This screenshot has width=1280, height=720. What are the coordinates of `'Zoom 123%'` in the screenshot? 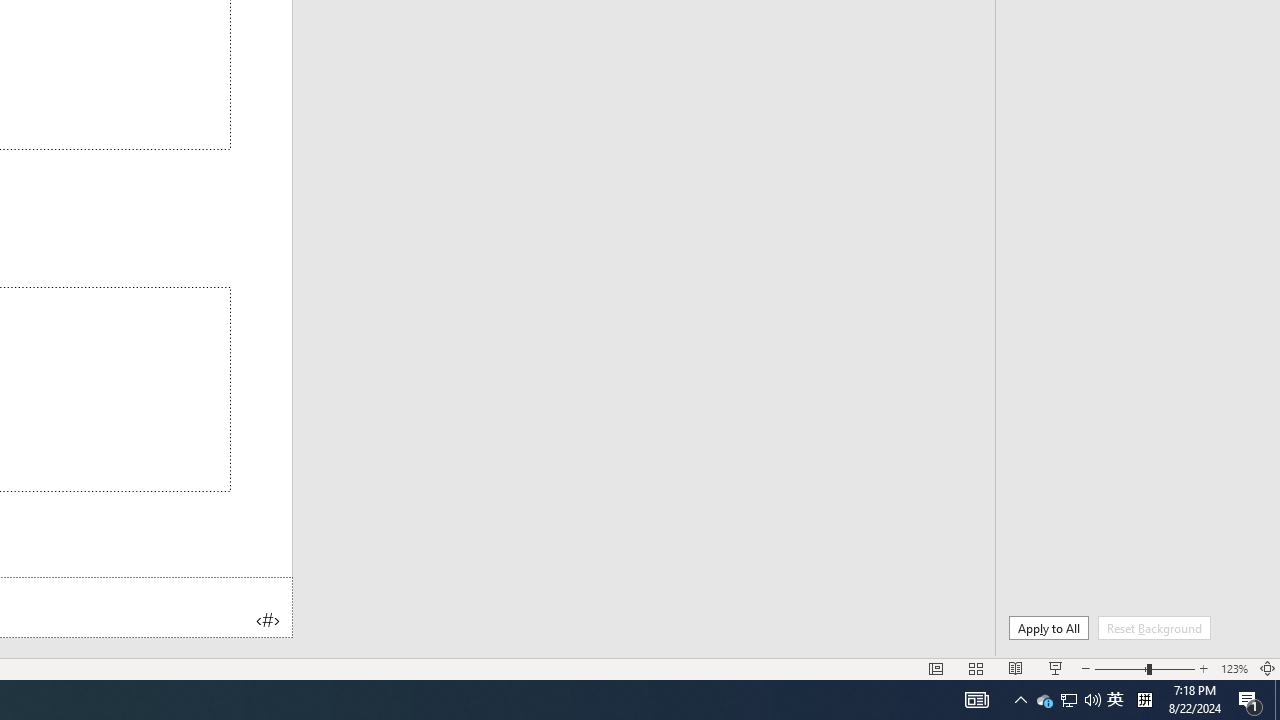 It's located at (1233, 669).